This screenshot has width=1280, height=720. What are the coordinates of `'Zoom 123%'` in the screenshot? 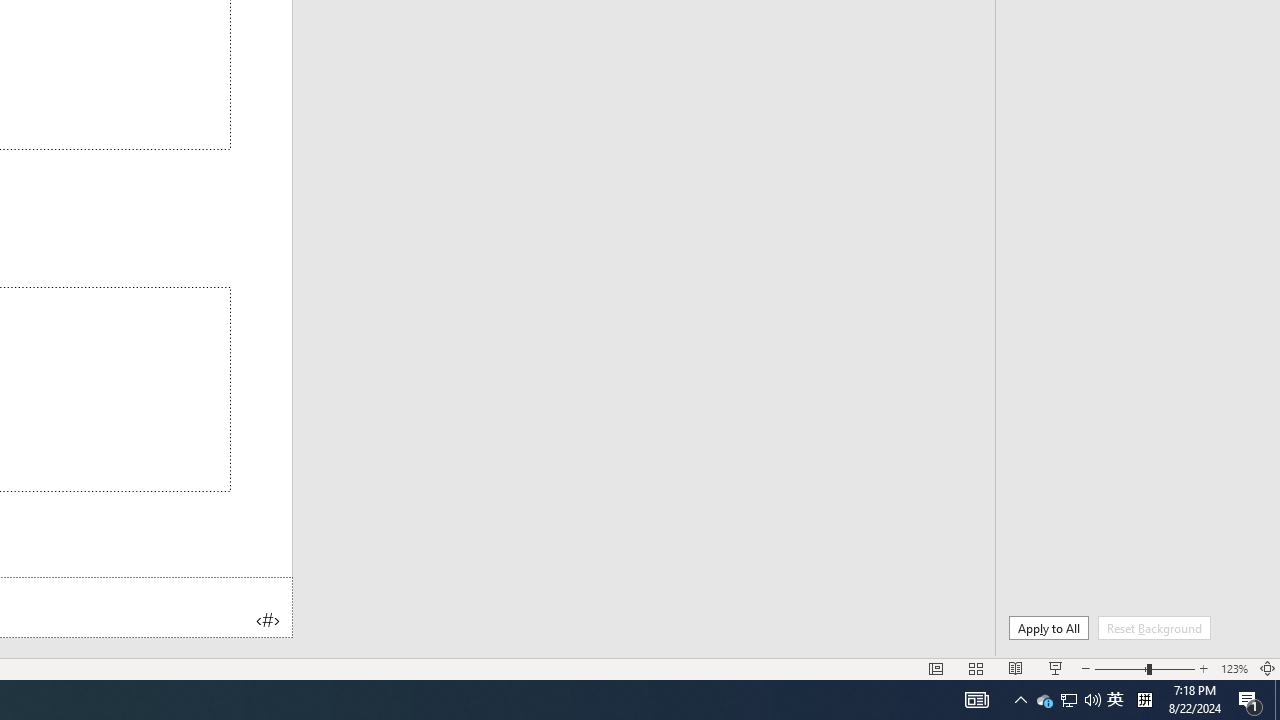 It's located at (1233, 669).